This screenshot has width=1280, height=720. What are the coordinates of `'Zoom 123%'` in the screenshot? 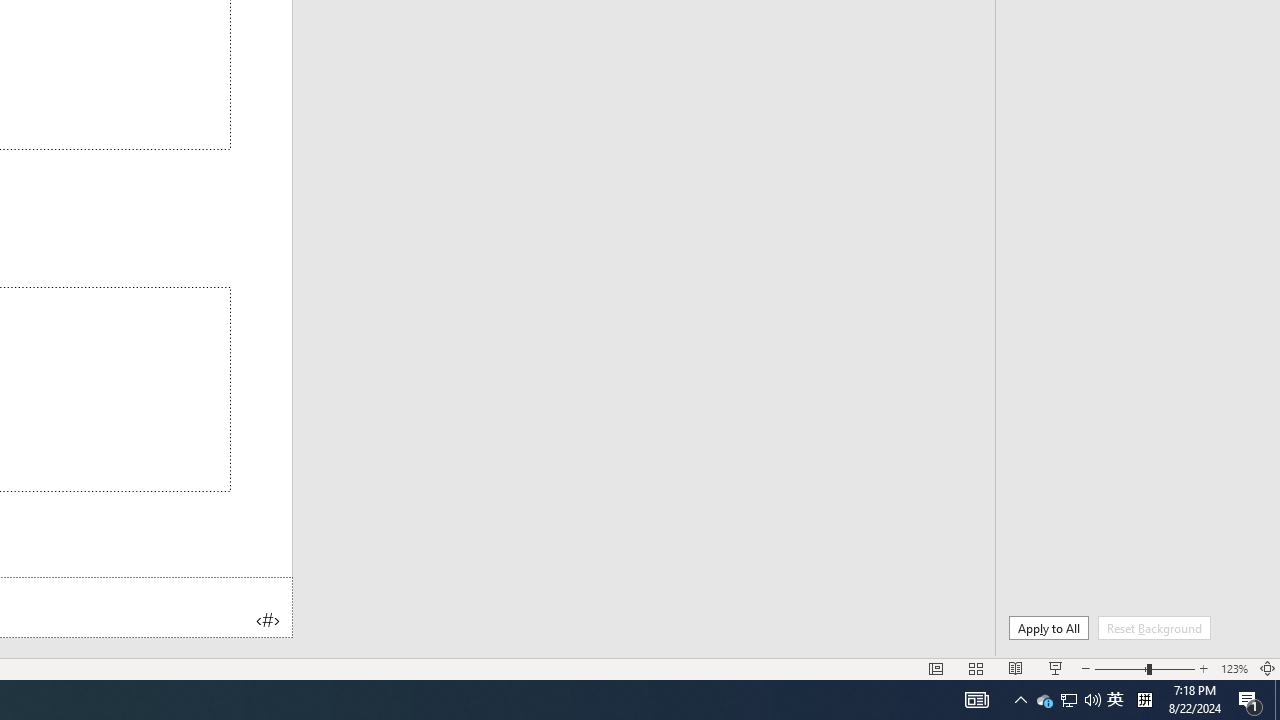 It's located at (1233, 669).